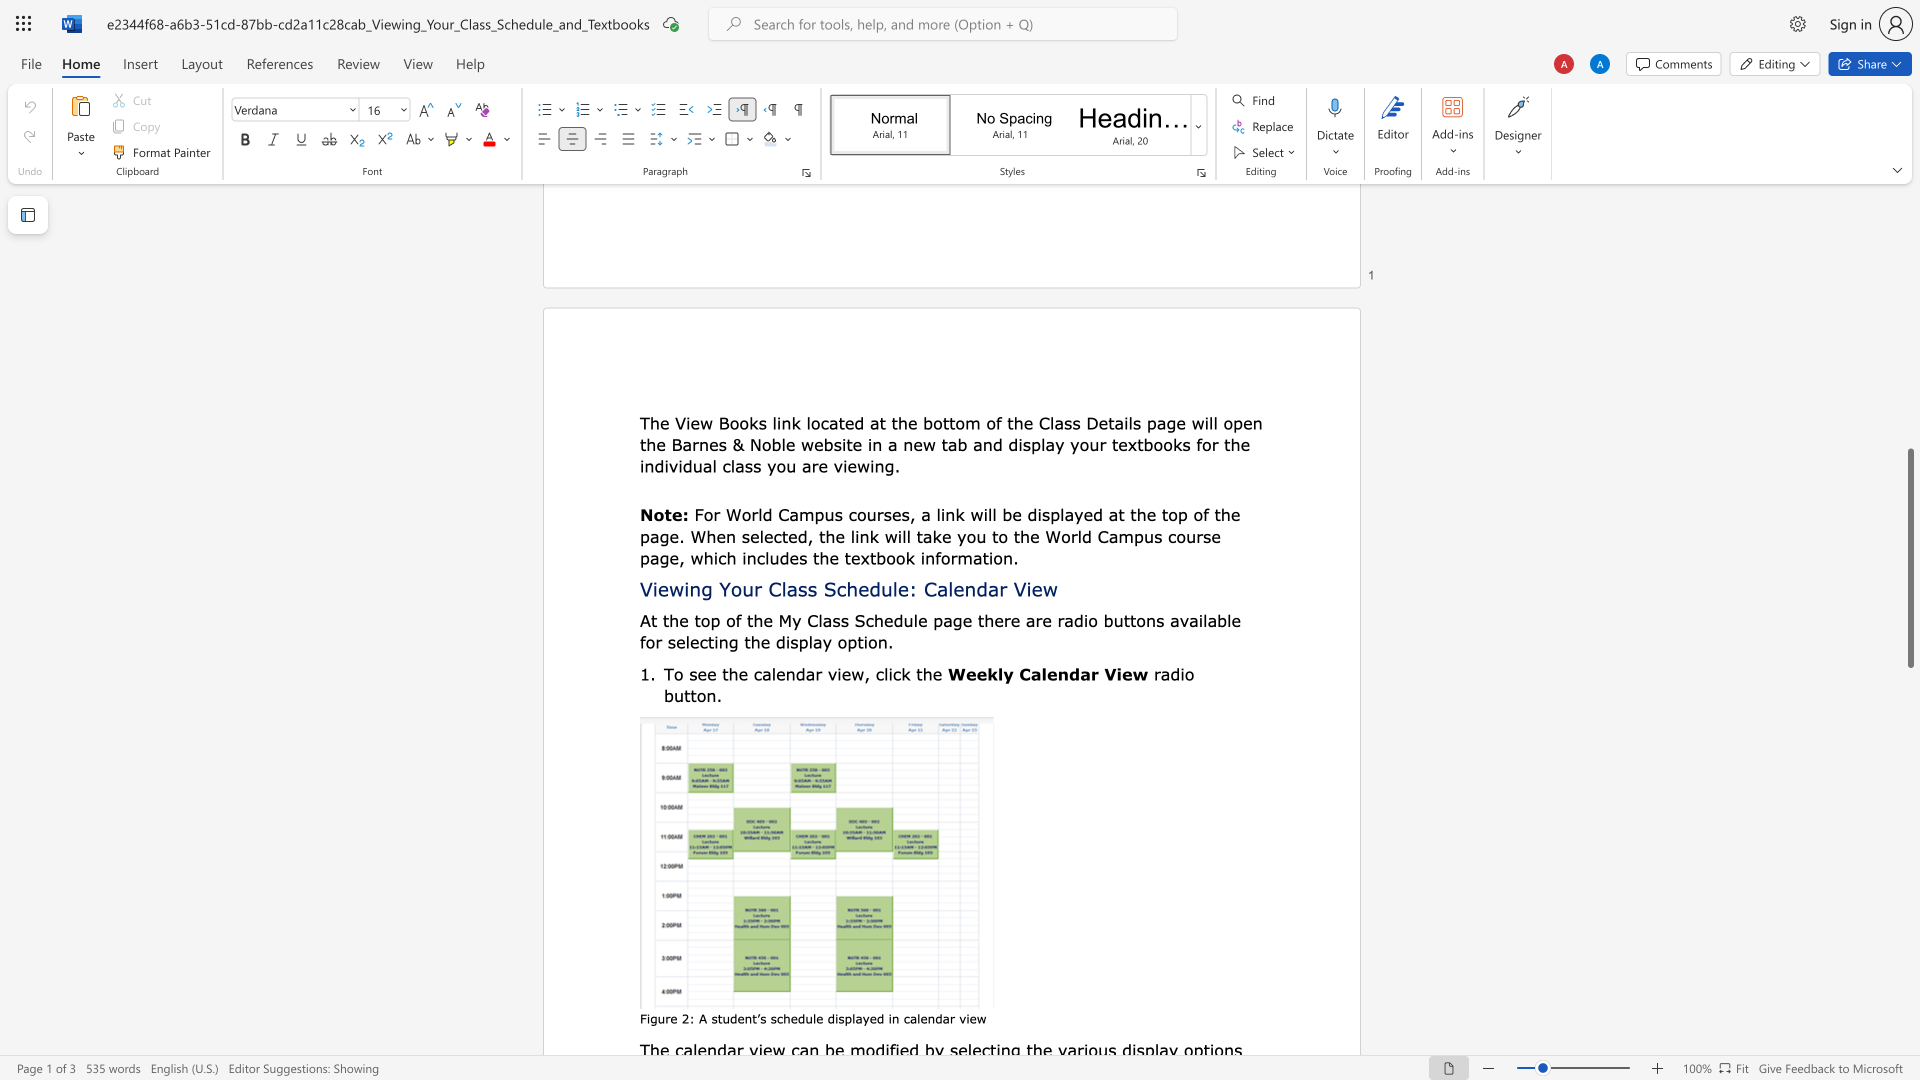 This screenshot has height=1080, width=1920. Describe the element at coordinates (1909, 338) in the screenshot. I see `the scrollbar to move the content higher` at that location.